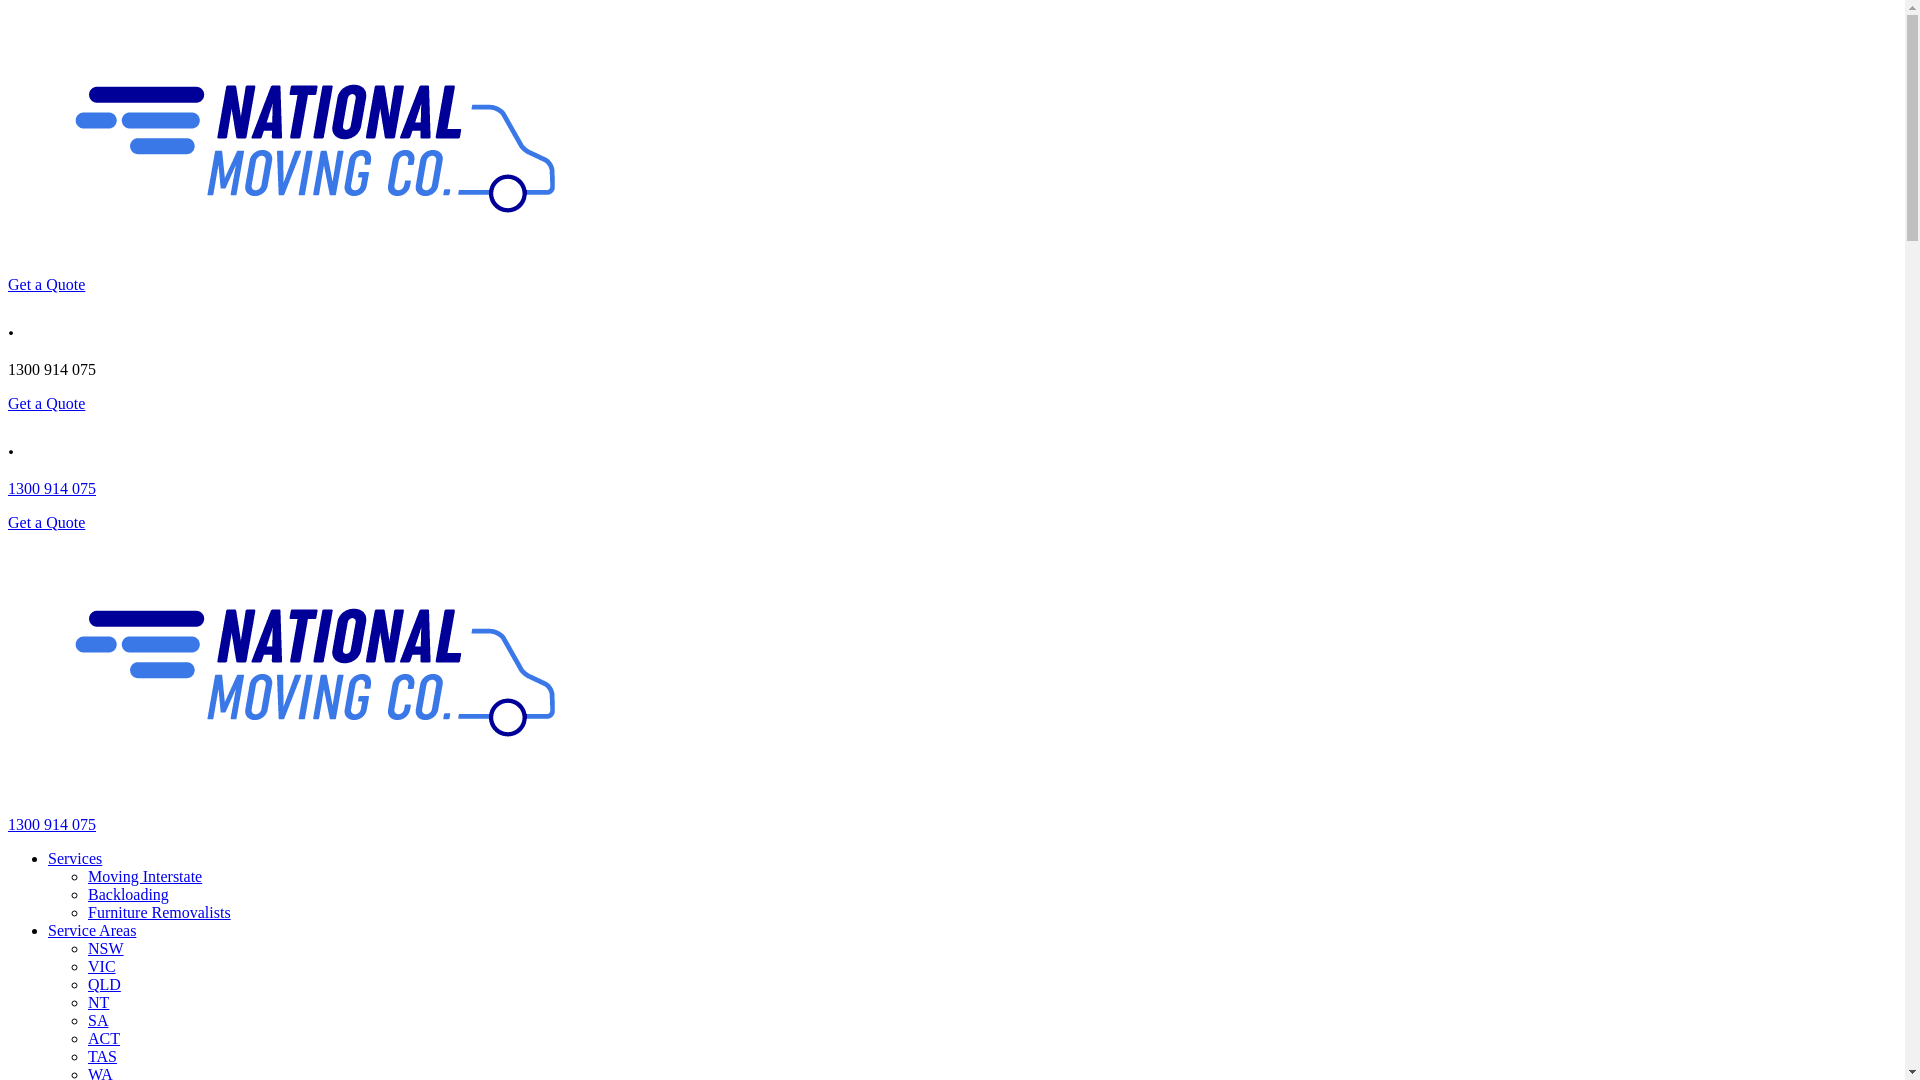 This screenshot has width=1920, height=1080. What do you see at coordinates (46, 521) in the screenshot?
I see `'Get a Quote'` at bounding box center [46, 521].